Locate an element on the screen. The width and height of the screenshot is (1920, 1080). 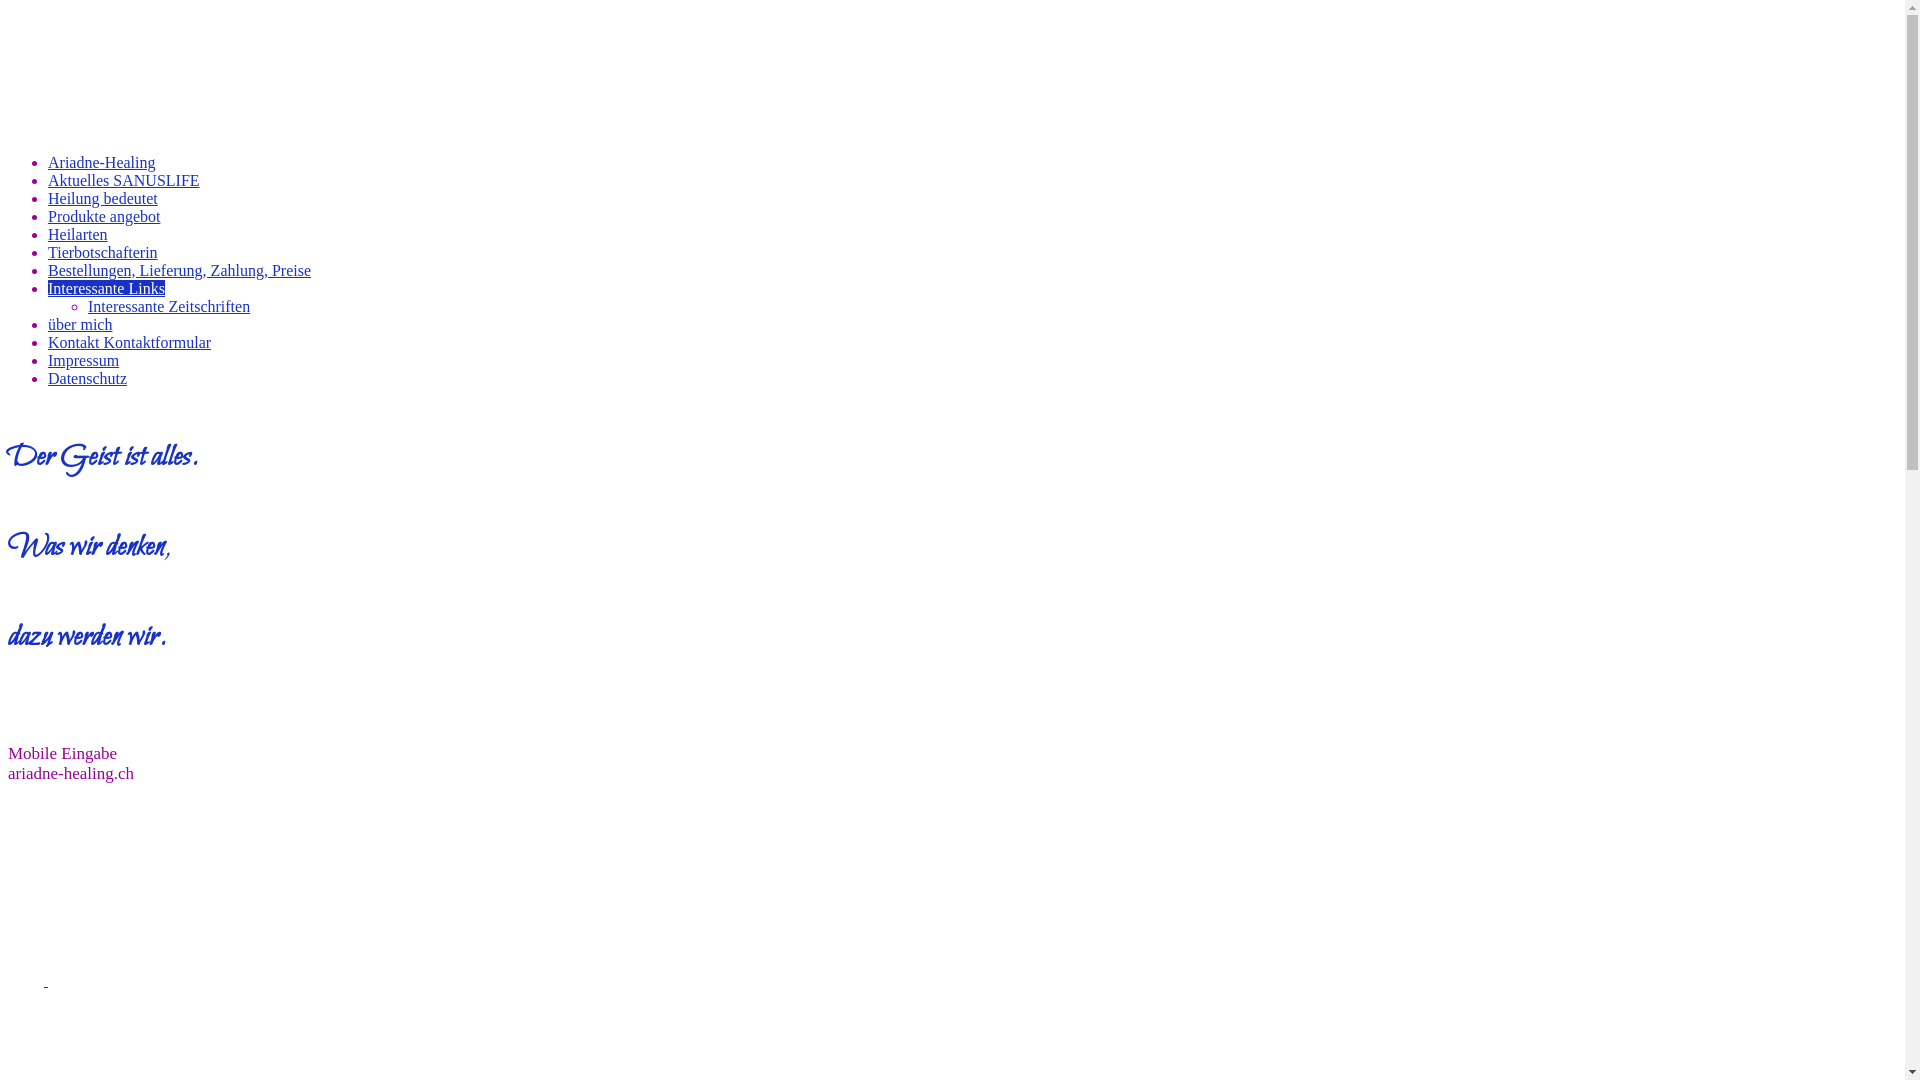
'Tierbotschafterin' is located at coordinates (101, 251).